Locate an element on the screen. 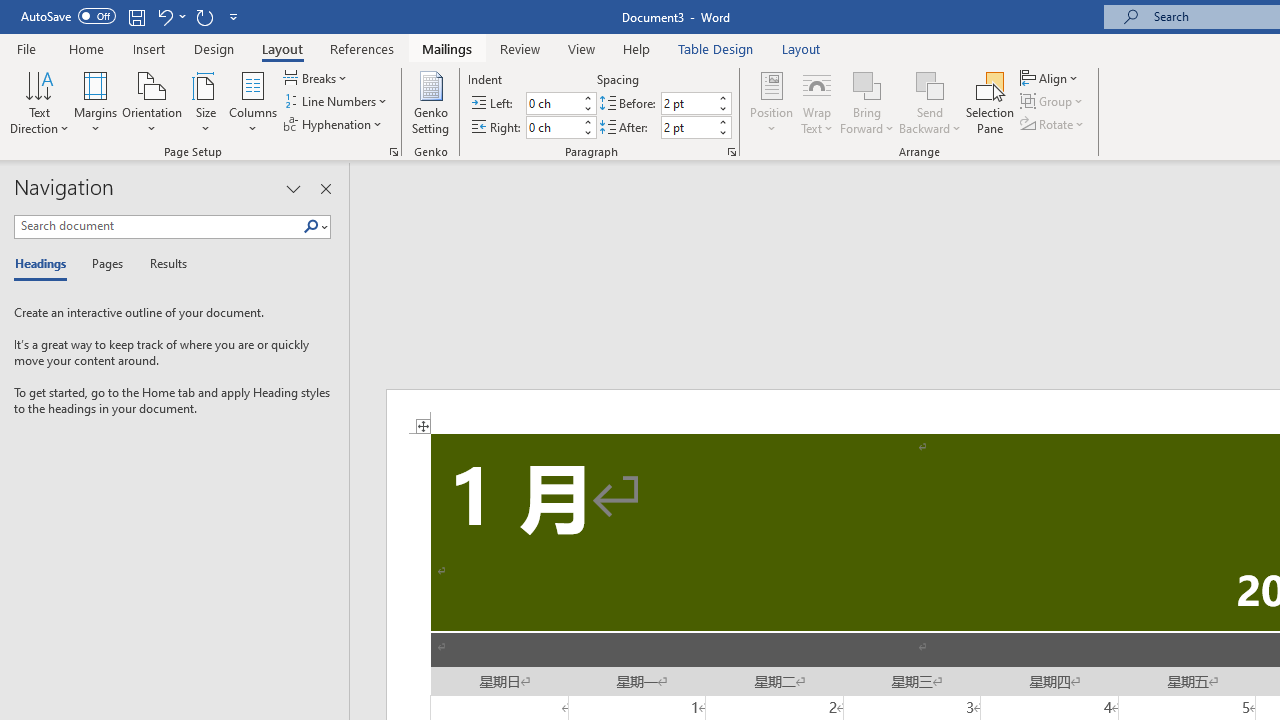 The image size is (1280, 720). 'Table Design' is located at coordinates (716, 48).